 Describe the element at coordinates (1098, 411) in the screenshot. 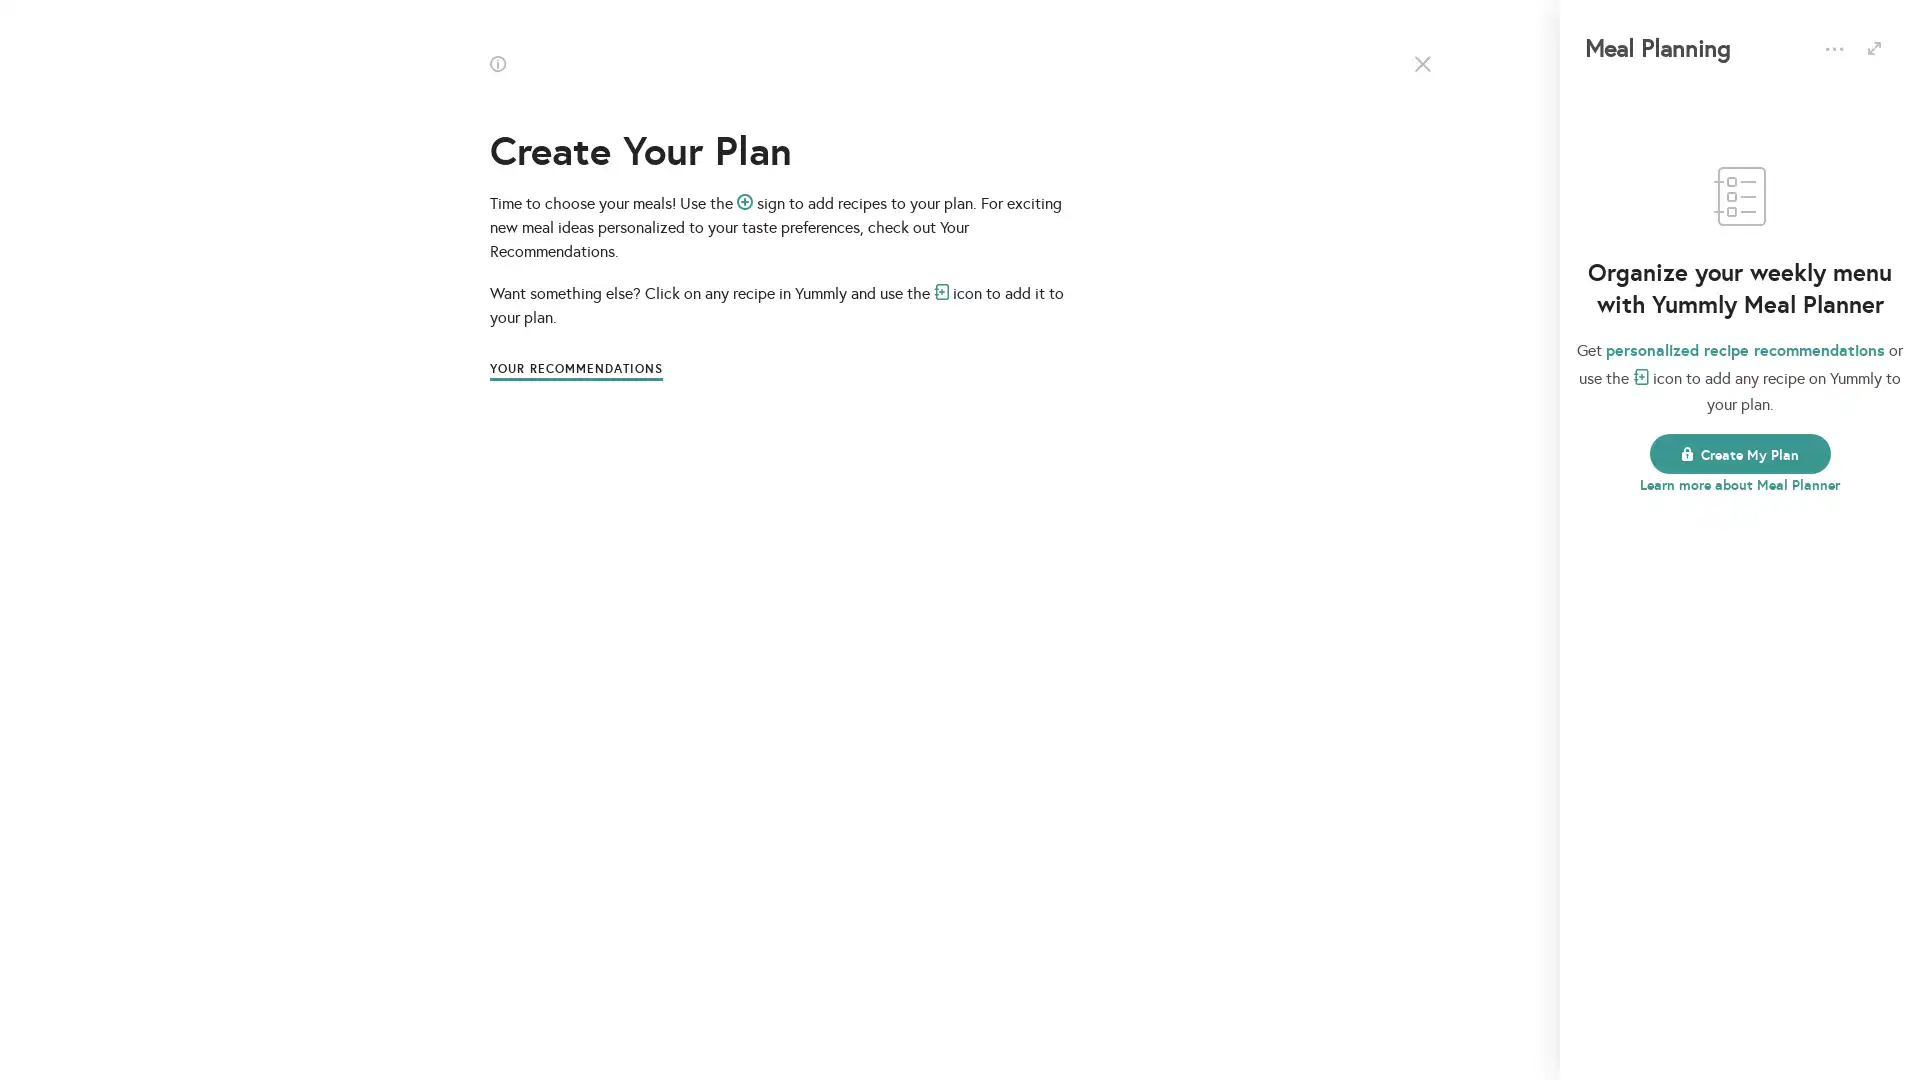

I see `Vegetarian` at that location.